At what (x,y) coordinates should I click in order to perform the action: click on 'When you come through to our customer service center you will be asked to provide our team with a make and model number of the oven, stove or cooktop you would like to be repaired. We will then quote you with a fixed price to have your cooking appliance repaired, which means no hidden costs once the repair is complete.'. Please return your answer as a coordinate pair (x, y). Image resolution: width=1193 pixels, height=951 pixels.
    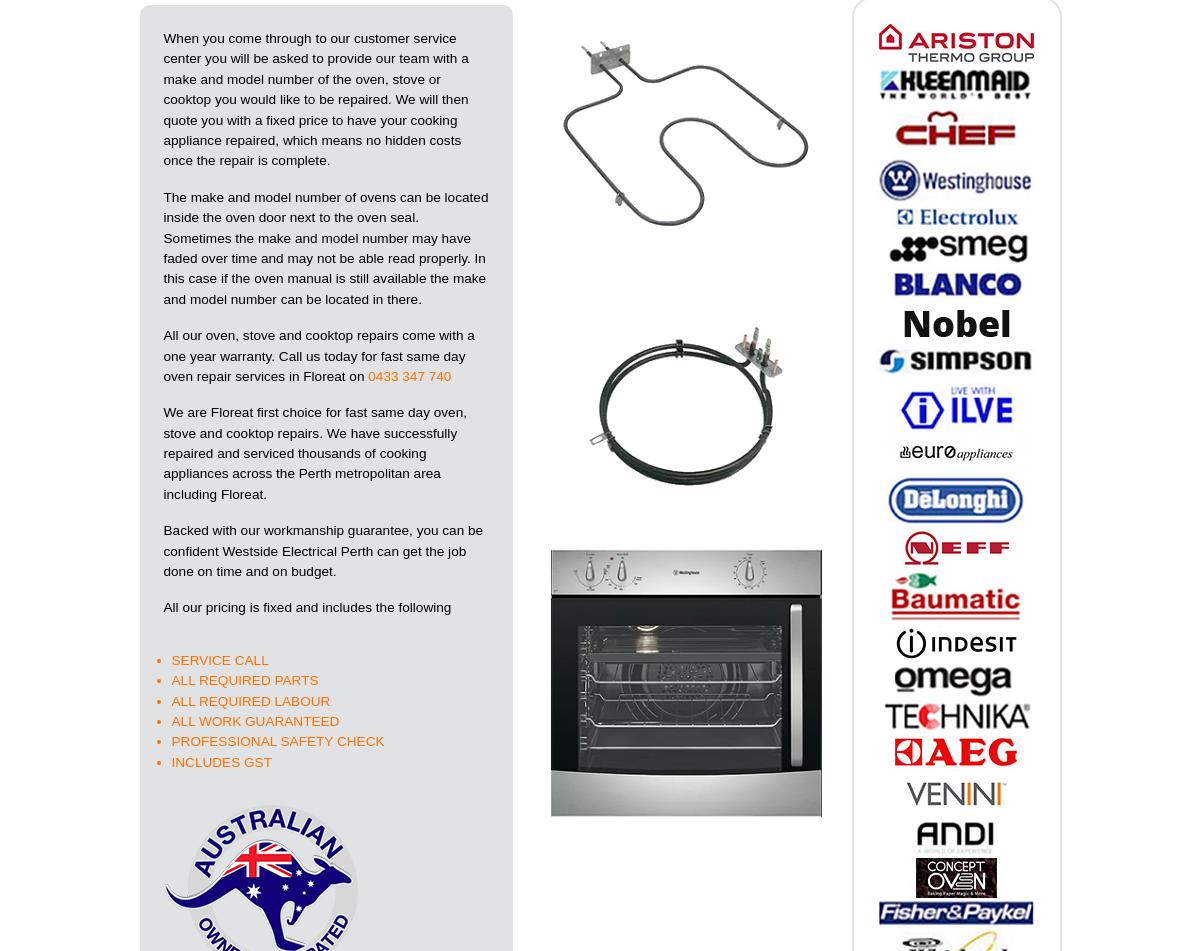
    Looking at the image, I should click on (314, 99).